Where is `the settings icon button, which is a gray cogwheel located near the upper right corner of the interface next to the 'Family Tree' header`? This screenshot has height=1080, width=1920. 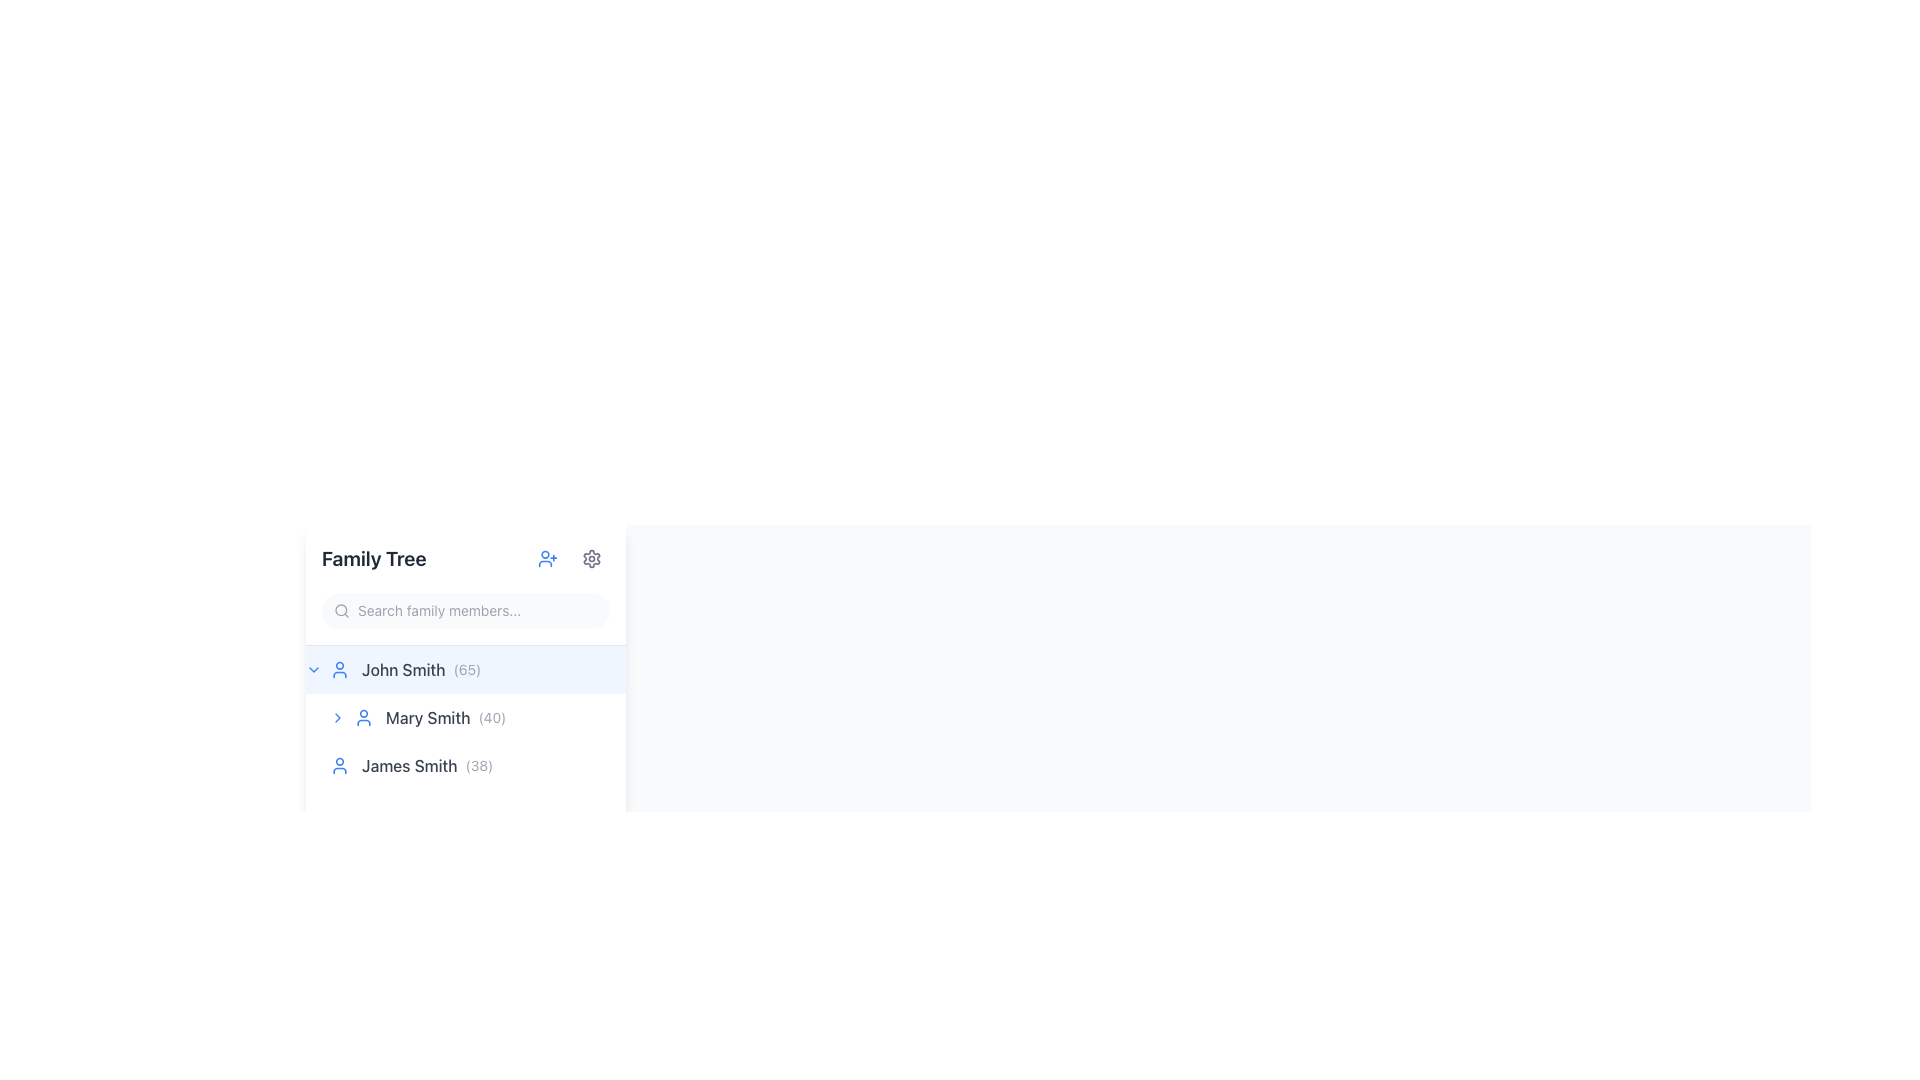
the settings icon button, which is a gray cogwheel located near the upper right corner of the interface next to the 'Family Tree' header is located at coordinates (590, 559).